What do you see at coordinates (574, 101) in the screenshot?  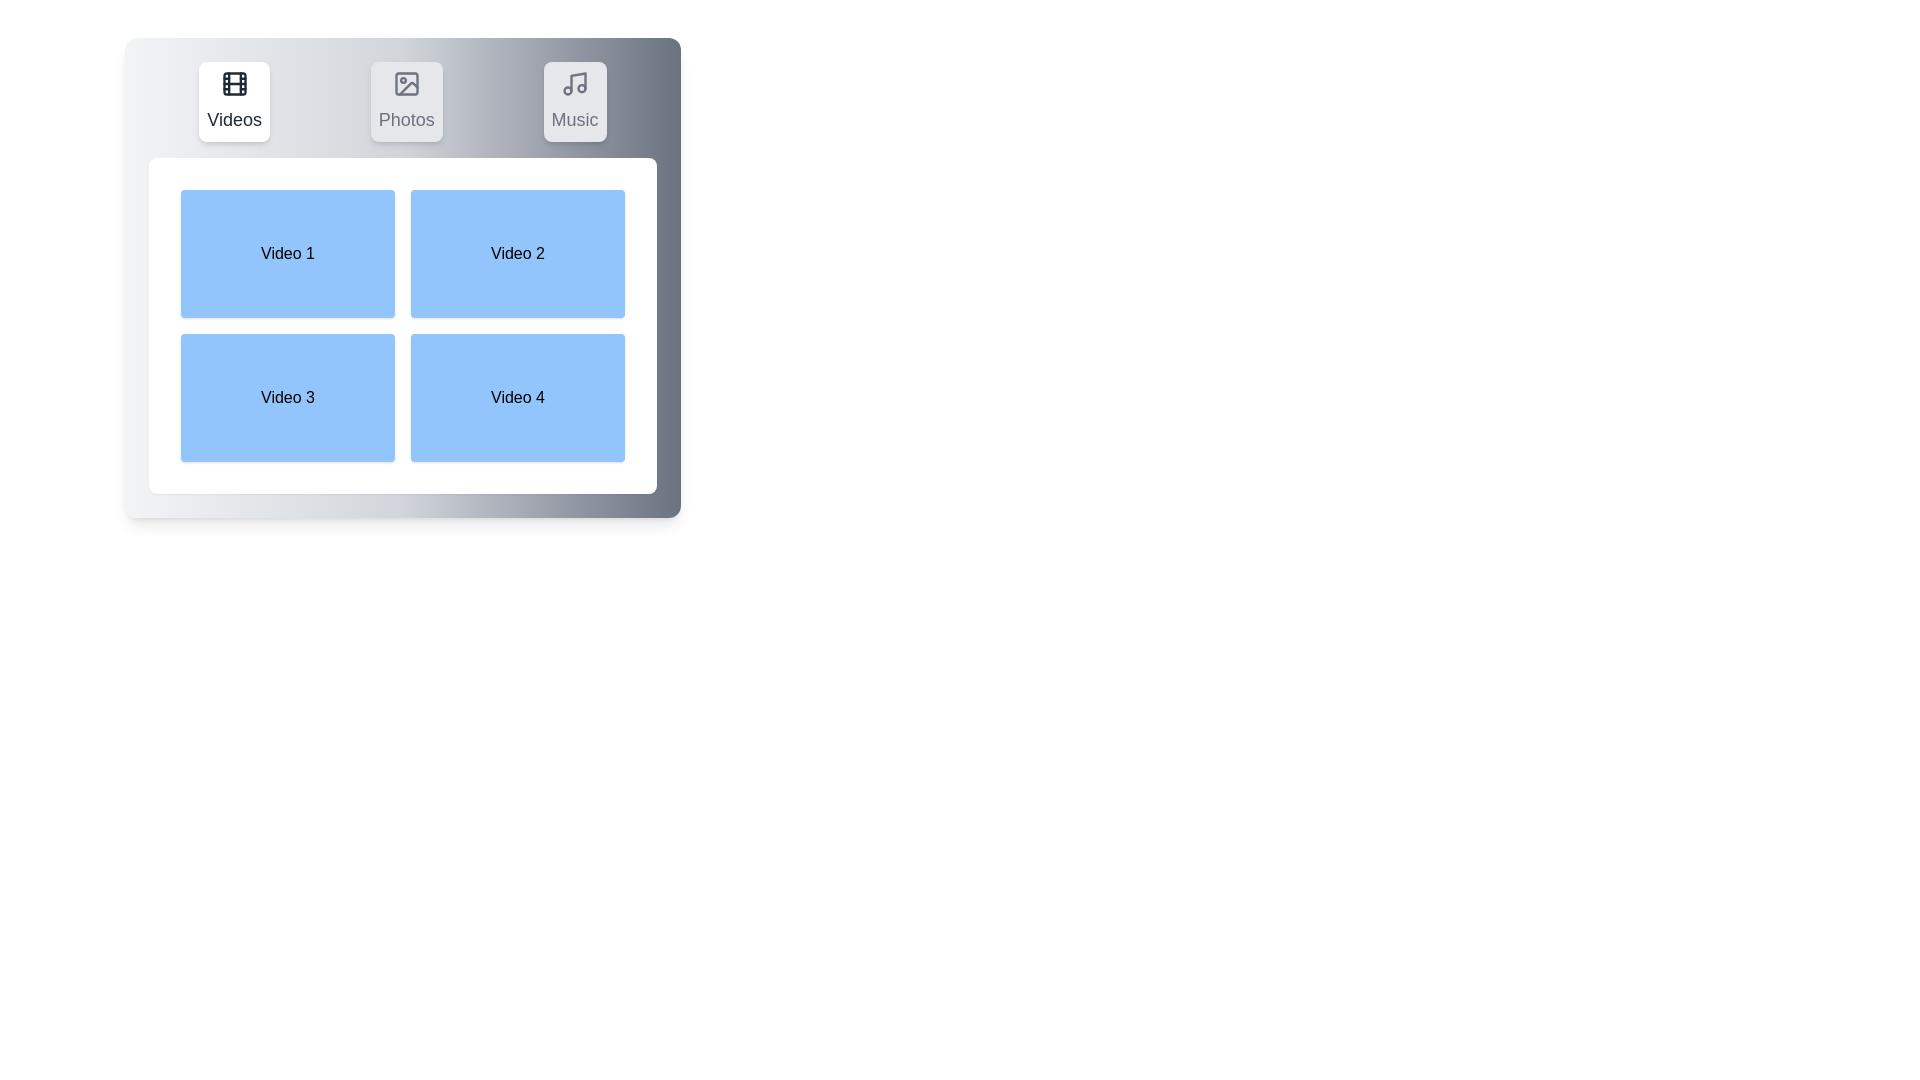 I see `the Music tab to switch to the corresponding section` at bounding box center [574, 101].